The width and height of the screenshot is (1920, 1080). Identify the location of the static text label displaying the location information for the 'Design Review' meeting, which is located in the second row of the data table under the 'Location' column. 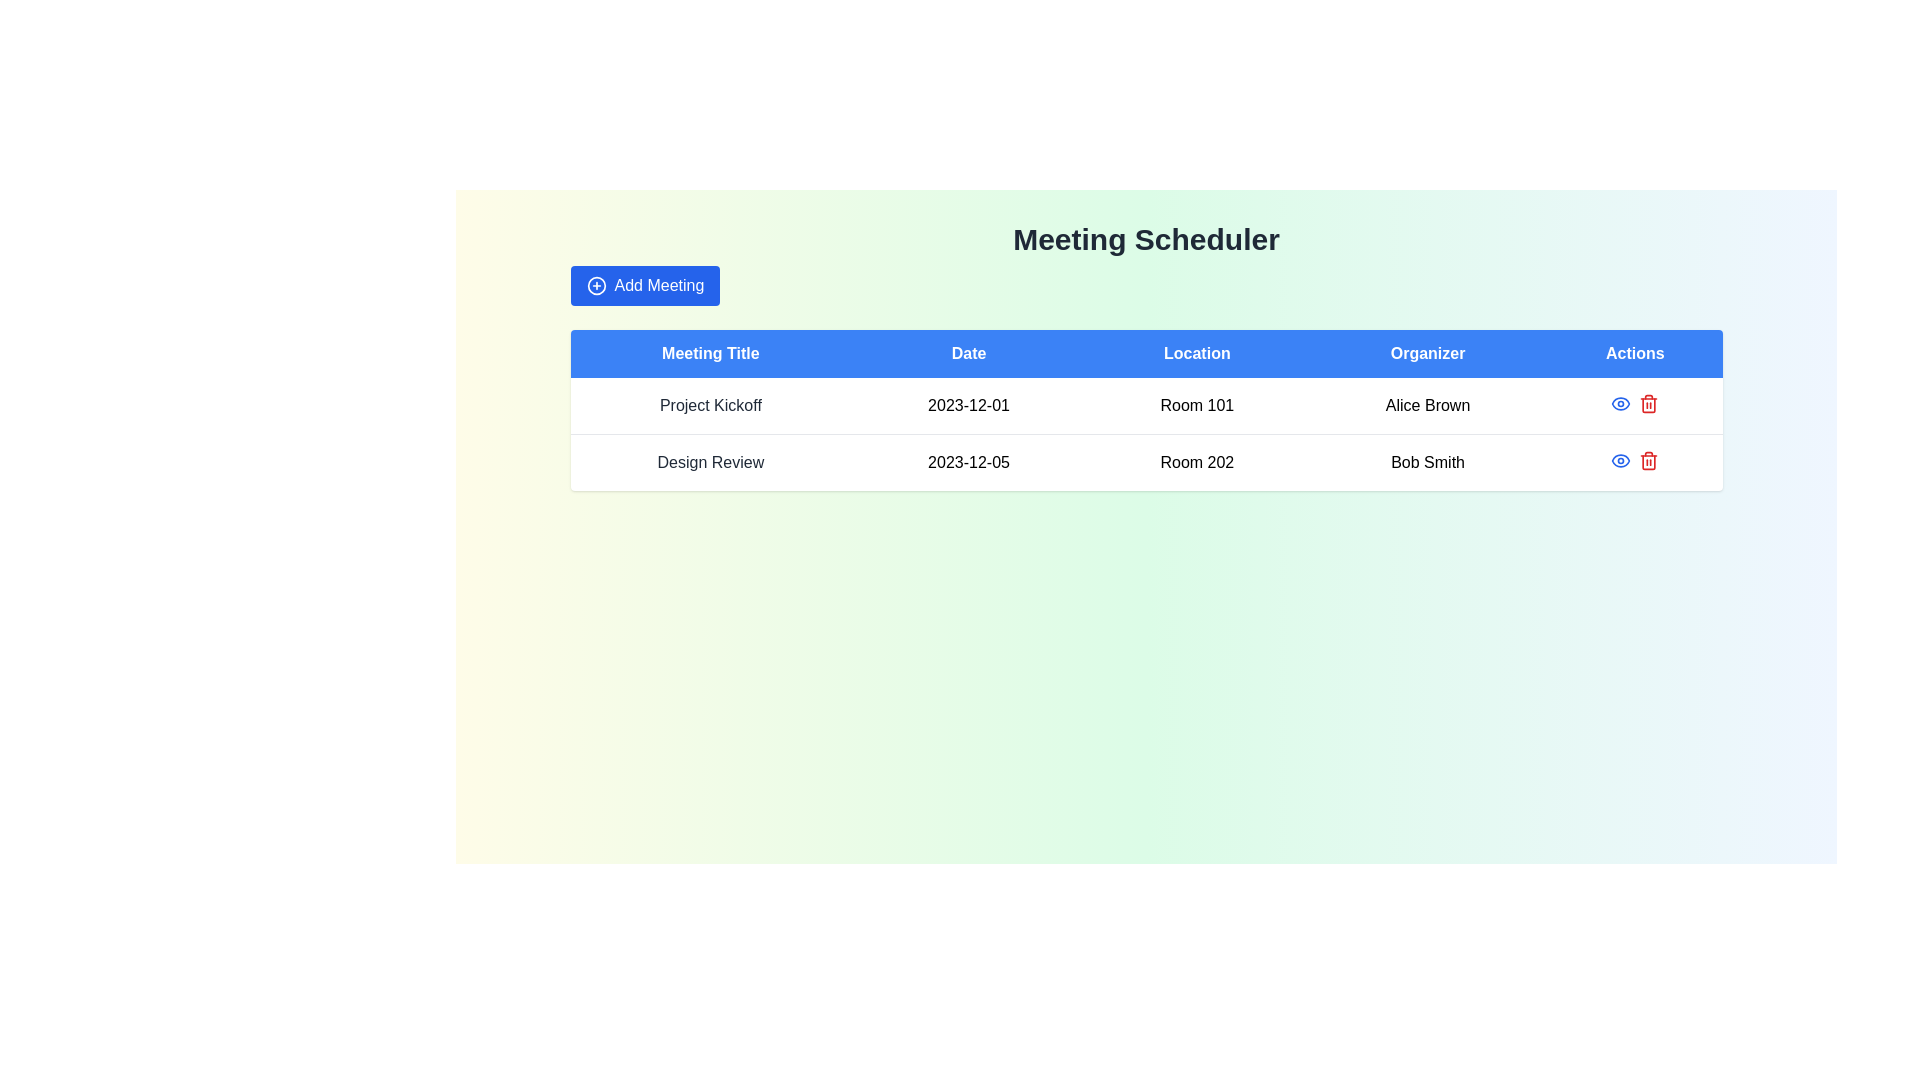
(1197, 462).